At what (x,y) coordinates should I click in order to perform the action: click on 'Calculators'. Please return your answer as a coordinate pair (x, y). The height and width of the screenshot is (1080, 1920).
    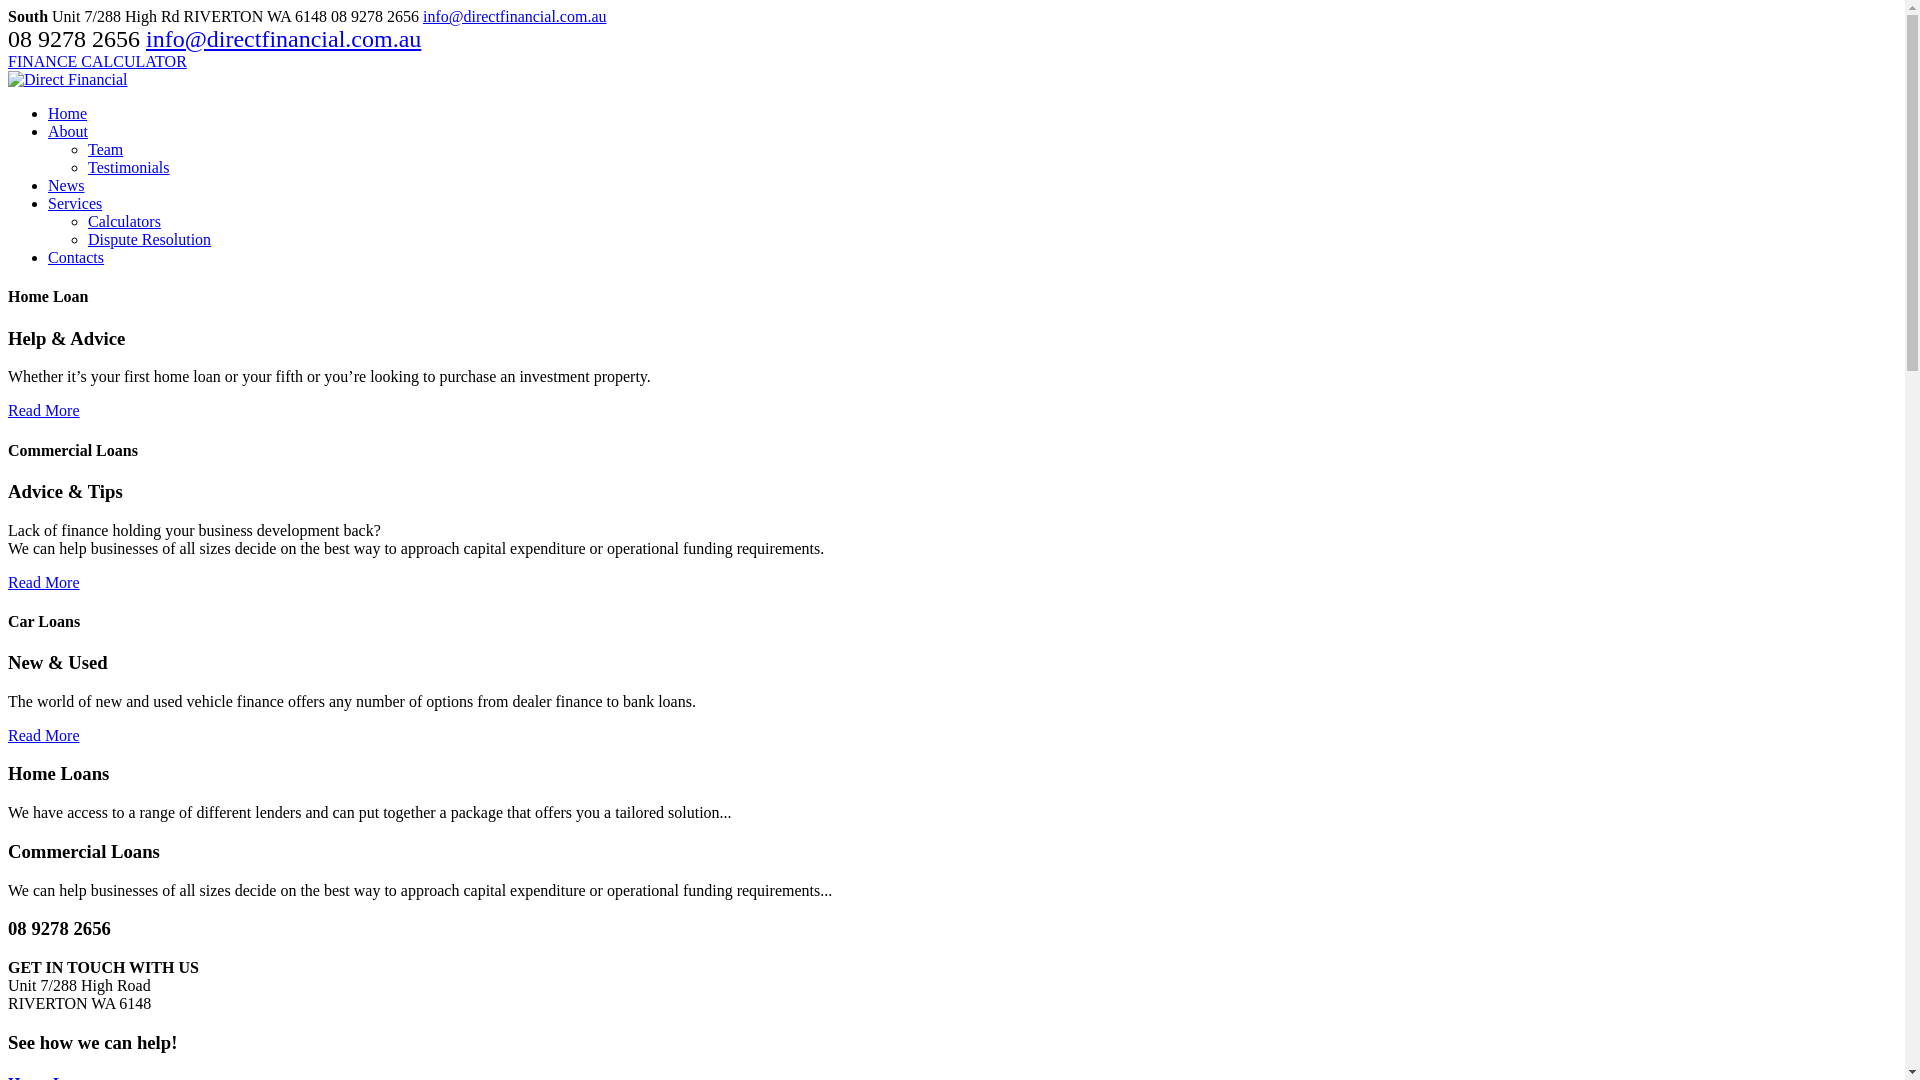
    Looking at the image, I should click on (123, 221).